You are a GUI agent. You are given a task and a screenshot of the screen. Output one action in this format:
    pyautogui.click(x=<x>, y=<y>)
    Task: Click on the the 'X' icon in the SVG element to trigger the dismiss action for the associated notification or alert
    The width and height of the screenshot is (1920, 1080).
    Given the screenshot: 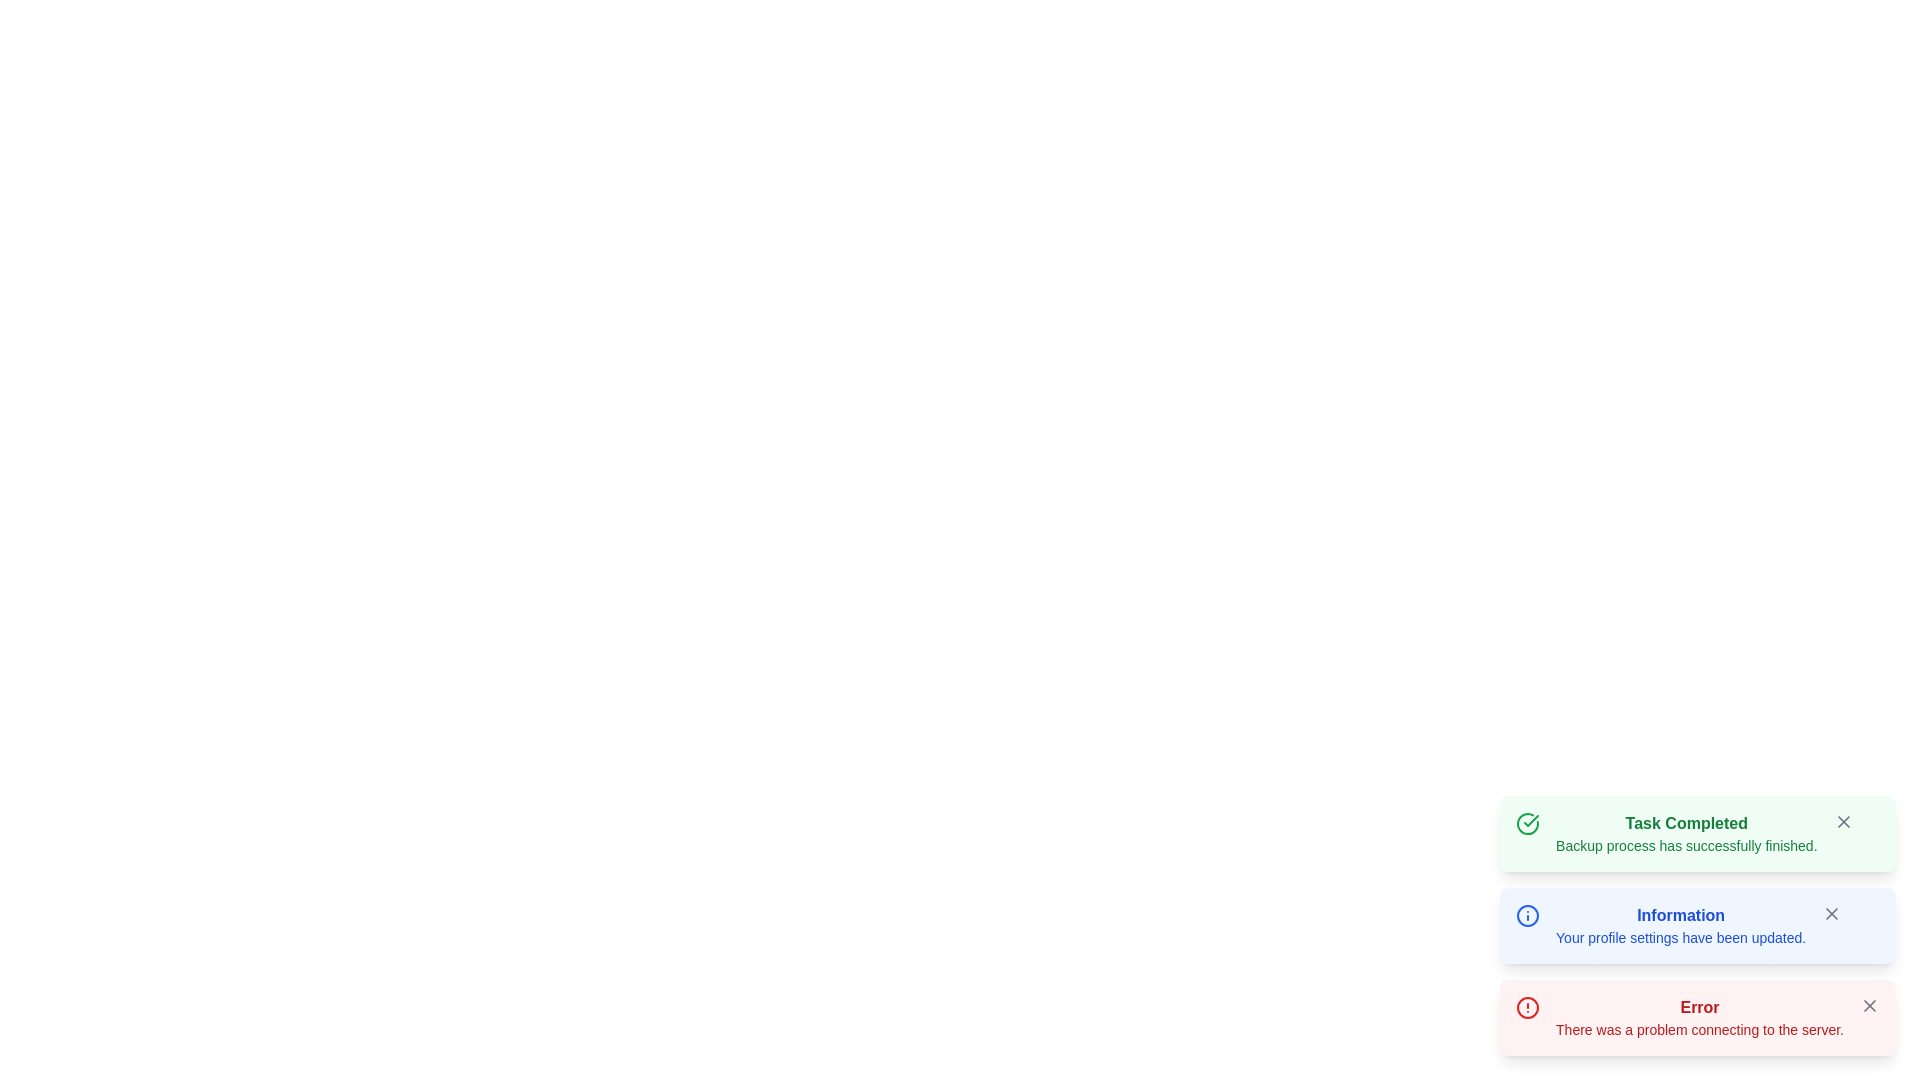 What is the action you would take?
    pyautogui.click(x=1832, y=914)
    